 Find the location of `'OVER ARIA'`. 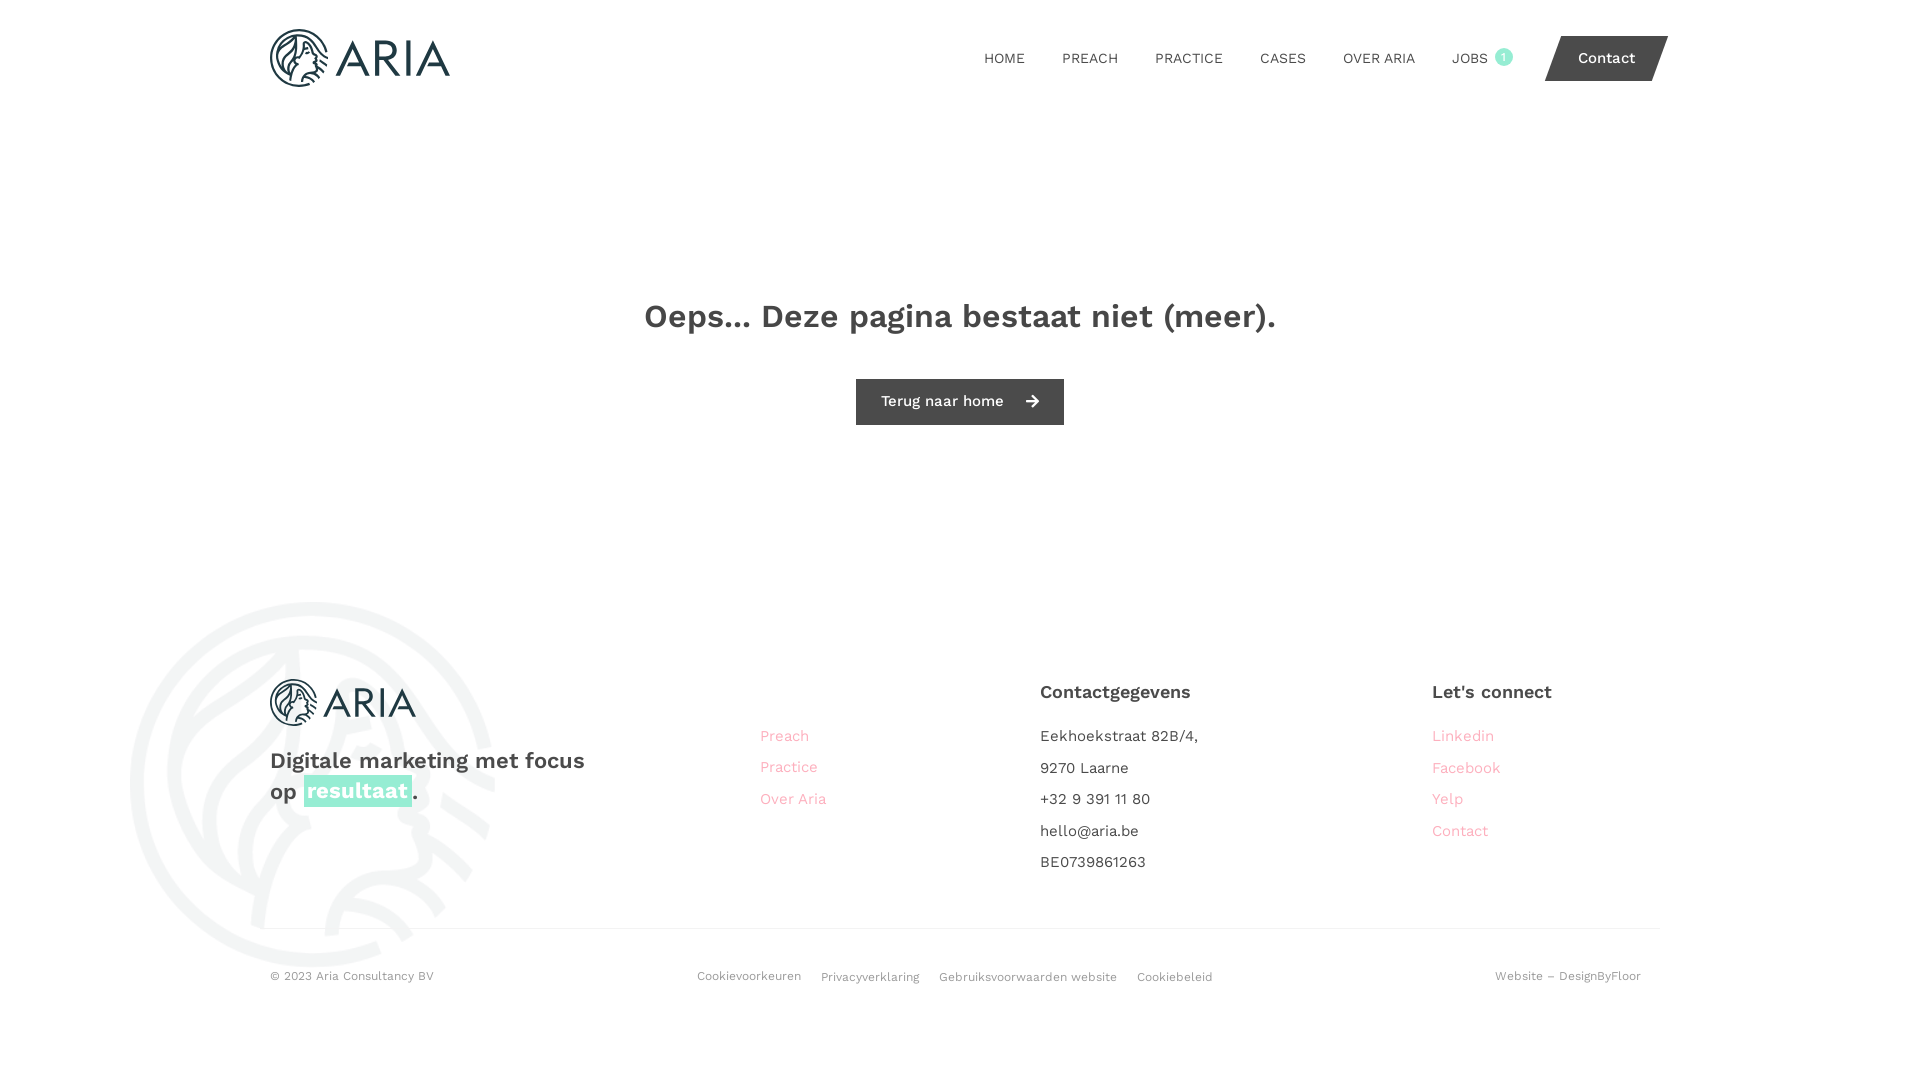

'OVER ARIA' is located at coordinates (1377, 56).